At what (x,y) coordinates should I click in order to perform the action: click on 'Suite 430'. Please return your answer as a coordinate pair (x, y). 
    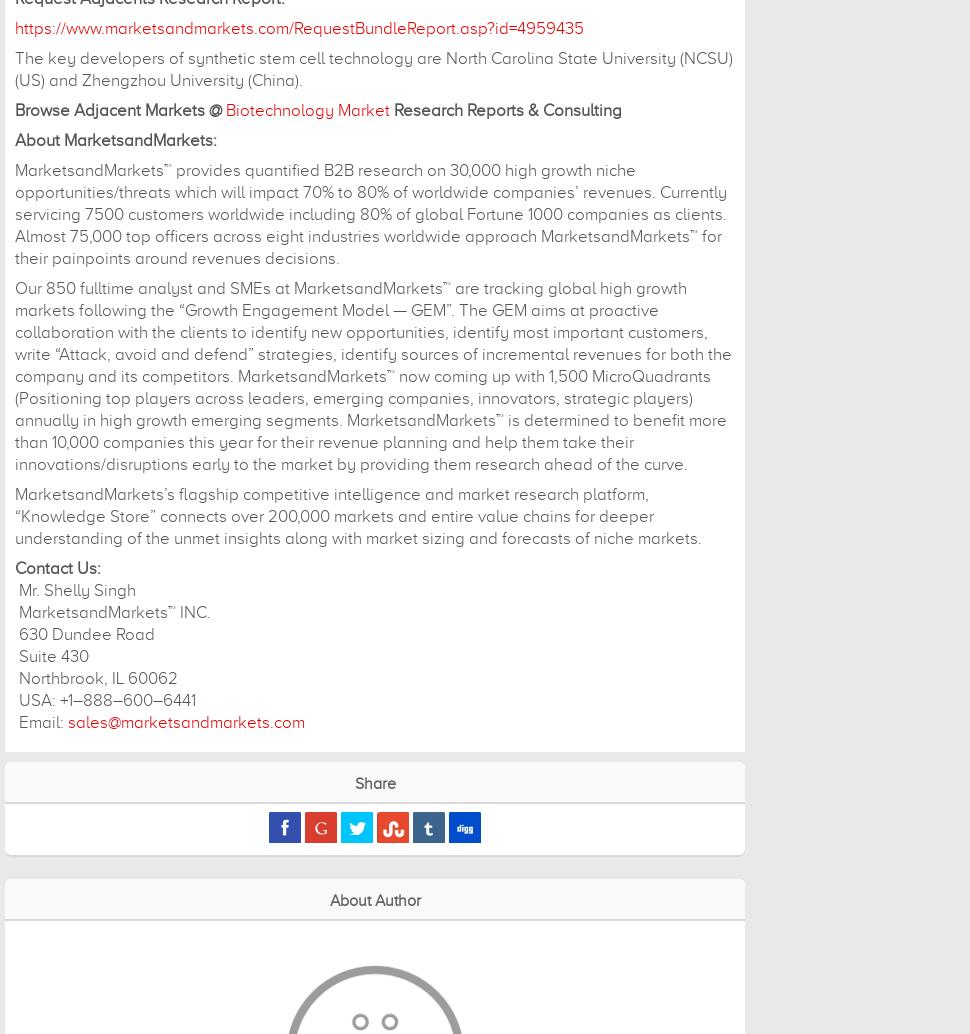
    Looking at the image, I should click on (50, 656).